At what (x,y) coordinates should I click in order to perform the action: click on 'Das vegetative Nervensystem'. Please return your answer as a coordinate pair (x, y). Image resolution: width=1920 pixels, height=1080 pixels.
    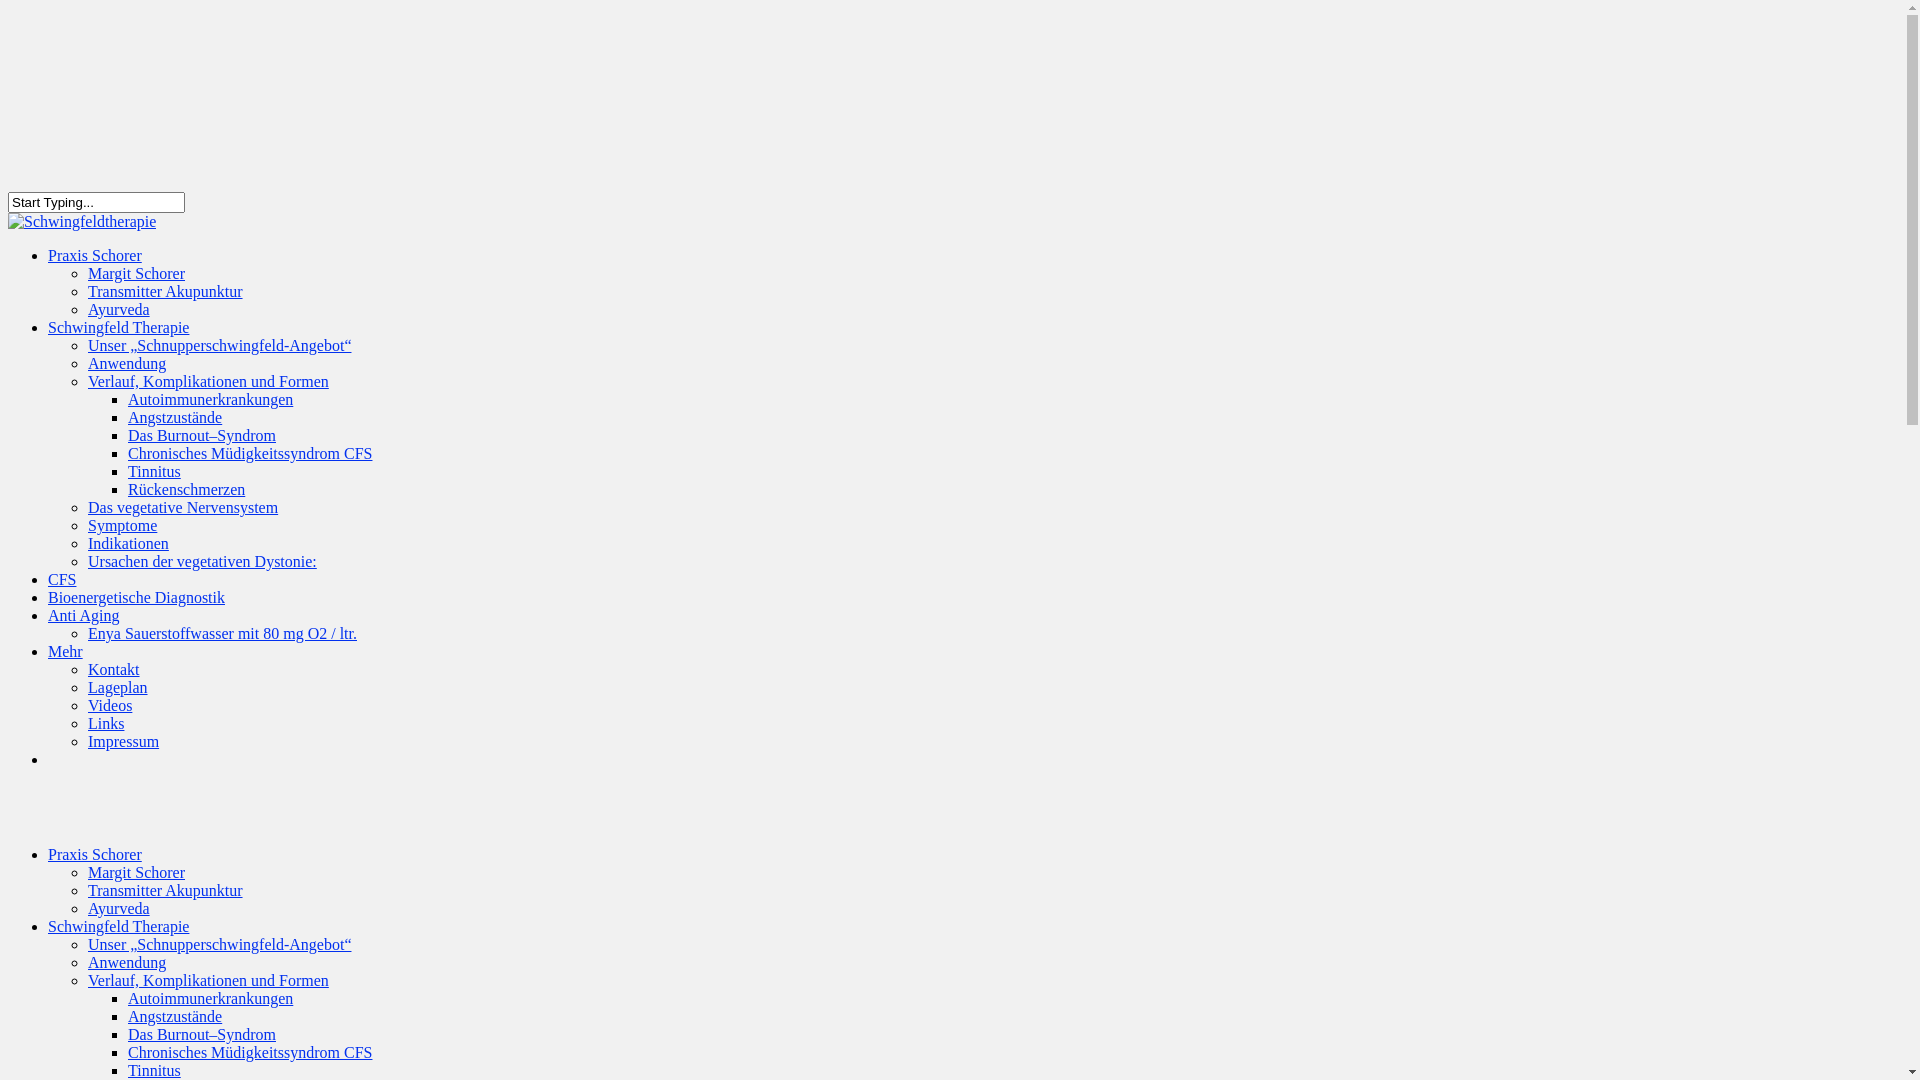
    Looking at the image, I should click on (182, 506).